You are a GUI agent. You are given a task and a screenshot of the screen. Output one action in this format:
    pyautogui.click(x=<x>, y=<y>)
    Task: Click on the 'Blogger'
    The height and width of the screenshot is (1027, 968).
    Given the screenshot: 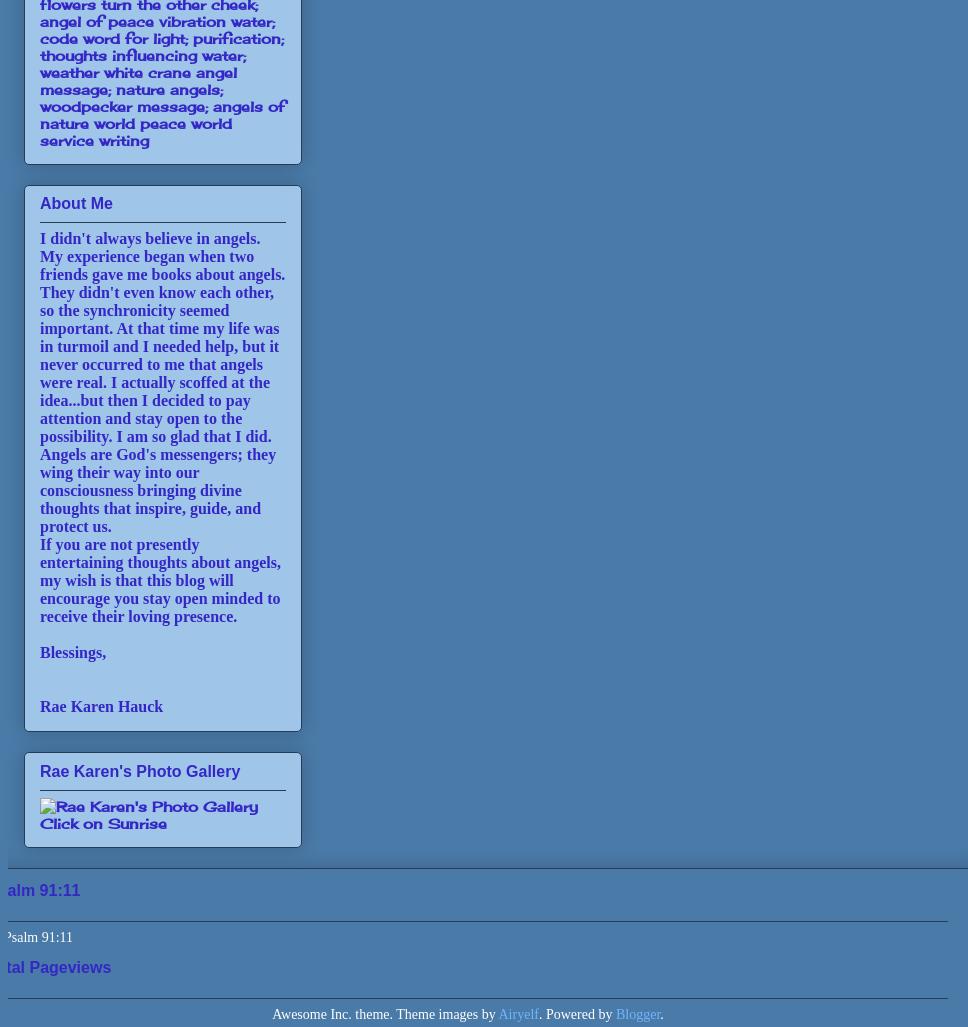 What is the action you would take?
    pyautogui.click(x=613, y=1012)
    